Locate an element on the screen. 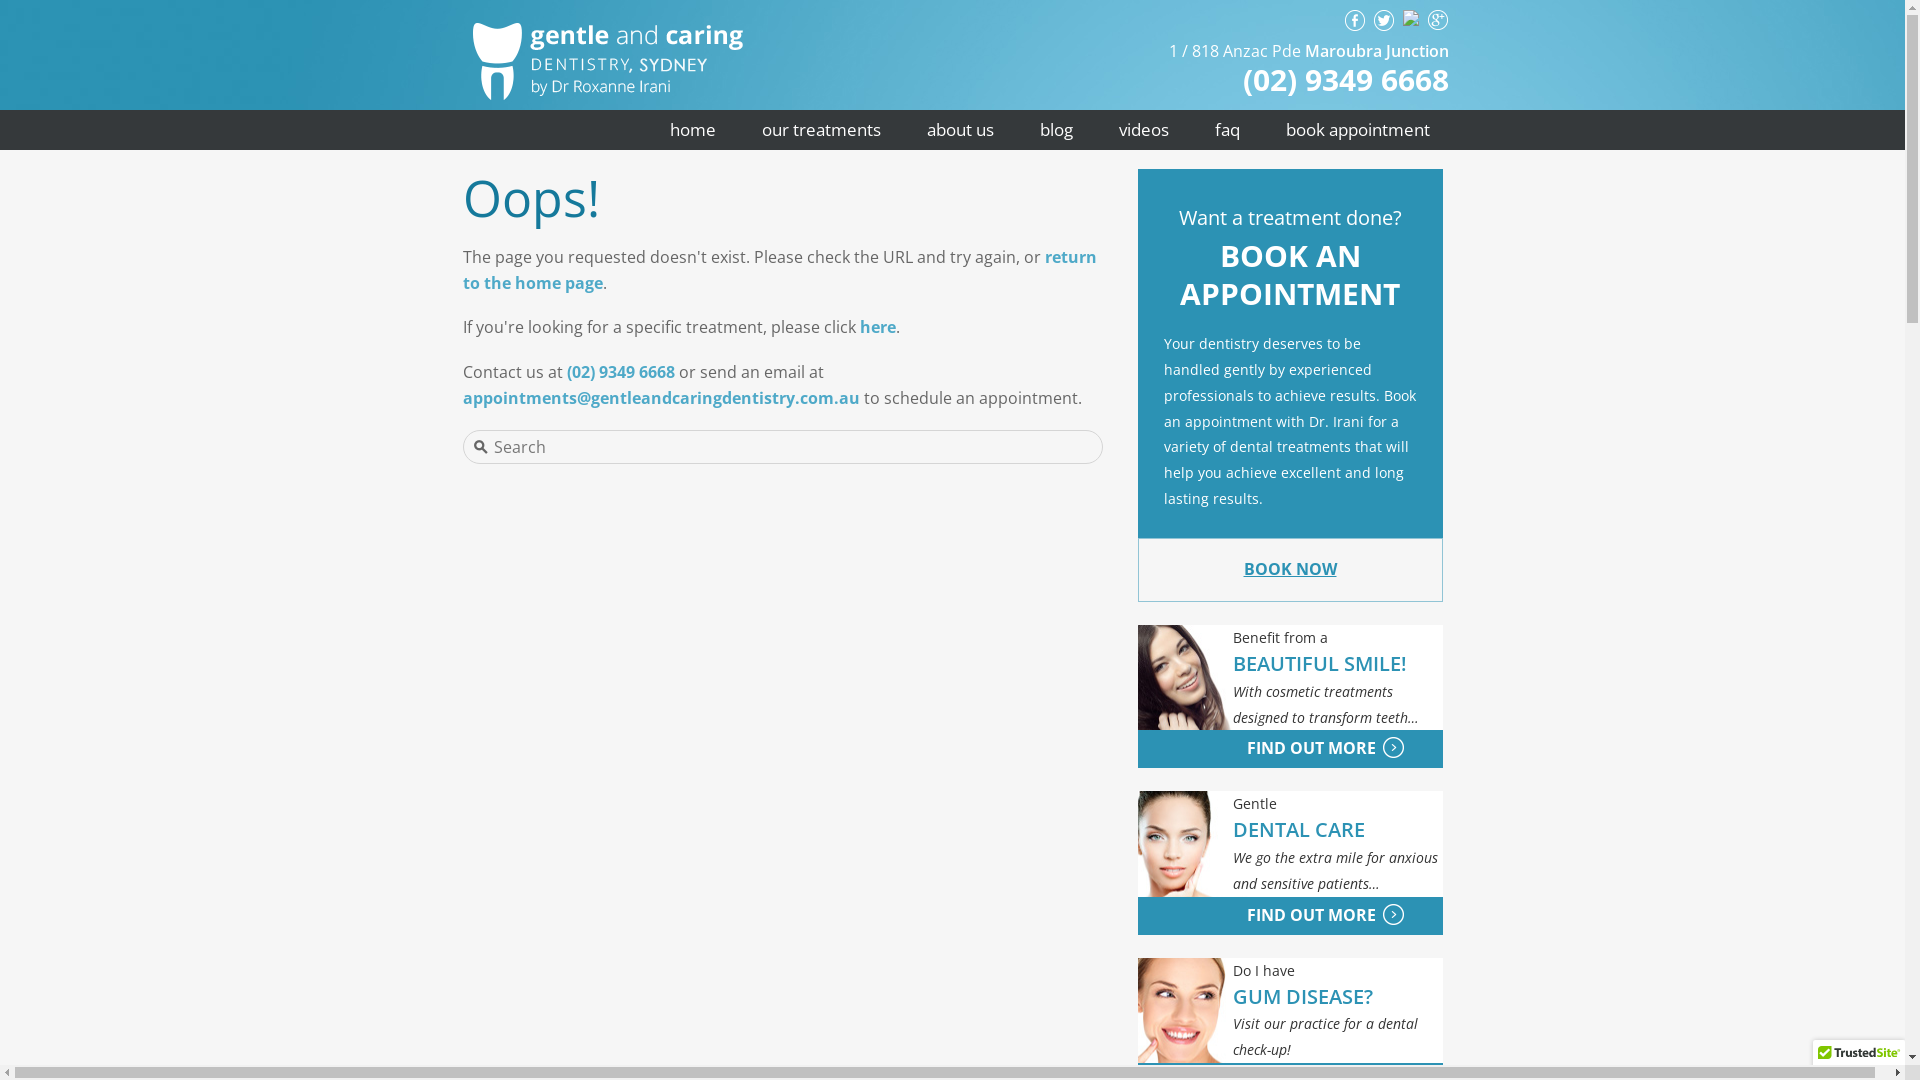 The height and width of the screenshot is (1080, 1920). 'TrustedSite Certified' is located at coordinates (1857, 1058).